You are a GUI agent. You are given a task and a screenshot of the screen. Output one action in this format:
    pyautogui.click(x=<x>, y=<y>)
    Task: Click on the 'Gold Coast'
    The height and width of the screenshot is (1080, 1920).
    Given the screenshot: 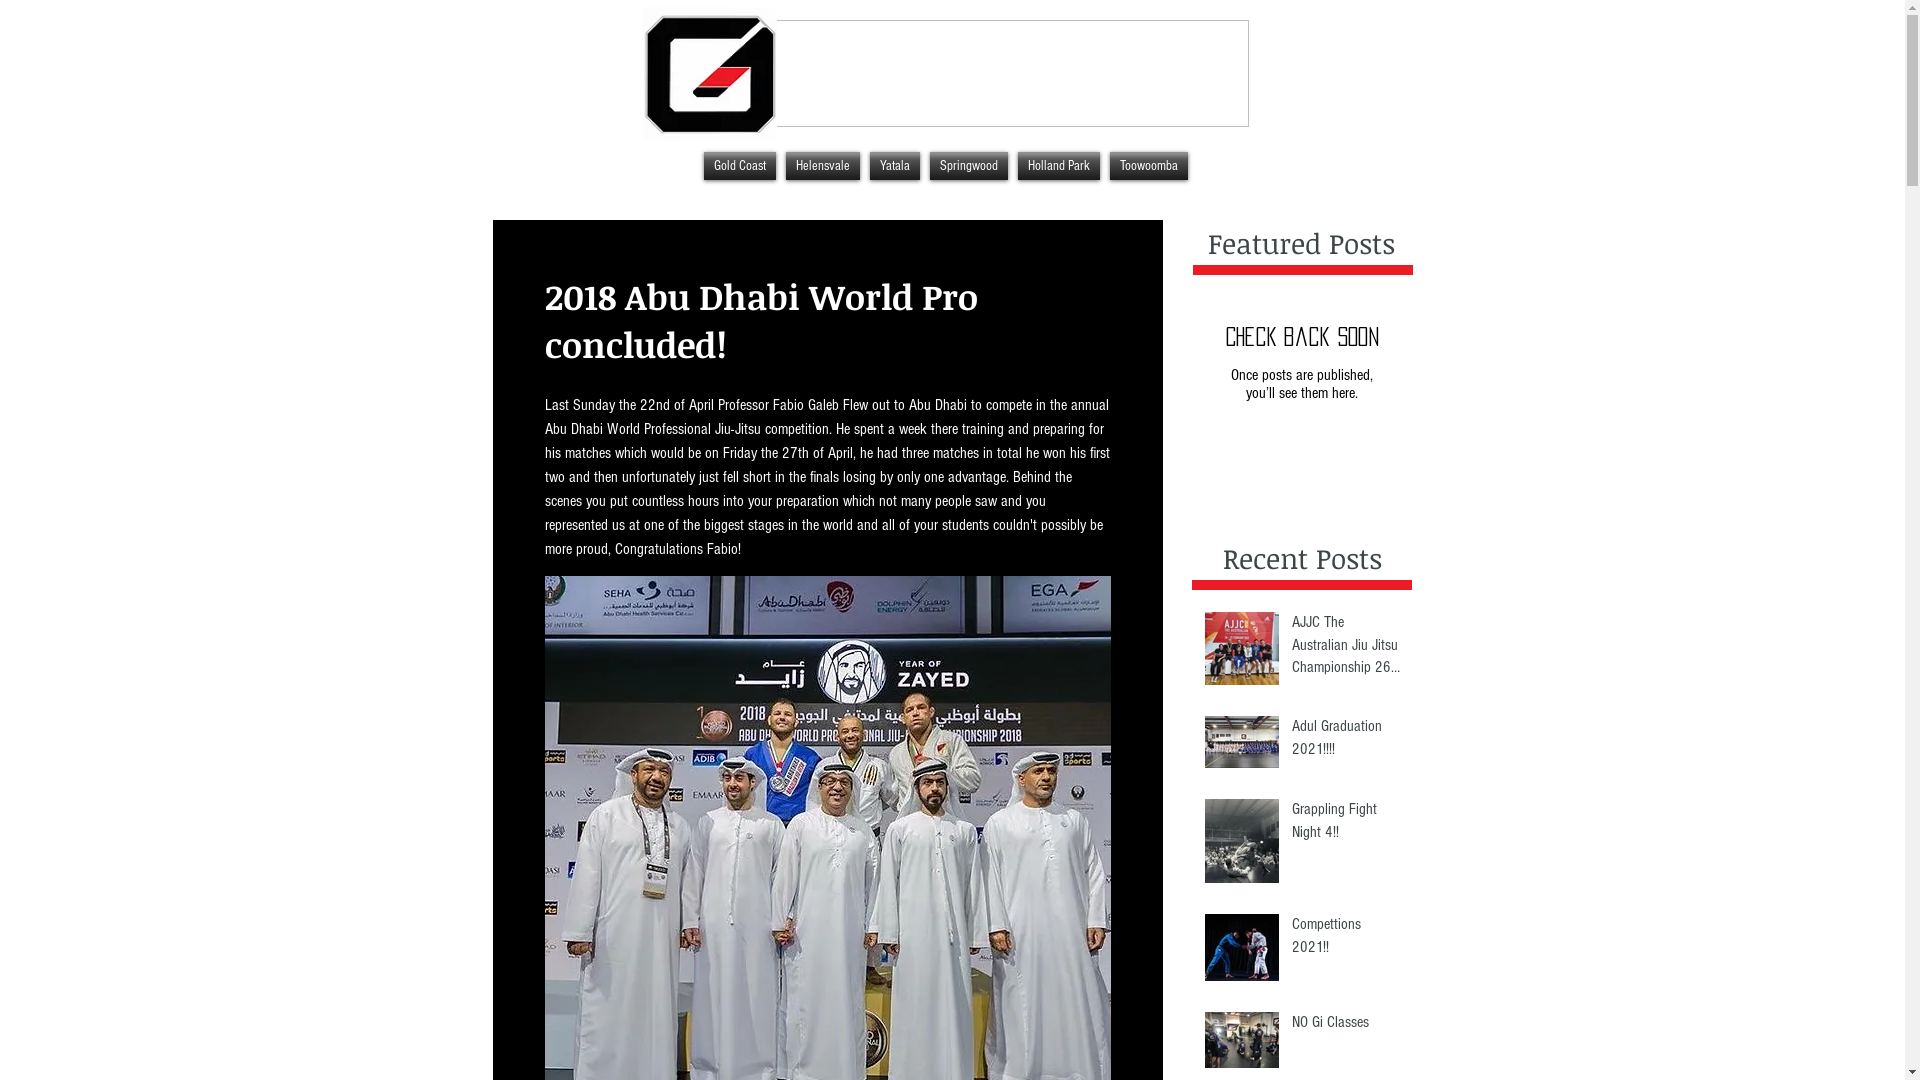 What is the action you would take?
    pyautogui.click(x=738, y=164)
    